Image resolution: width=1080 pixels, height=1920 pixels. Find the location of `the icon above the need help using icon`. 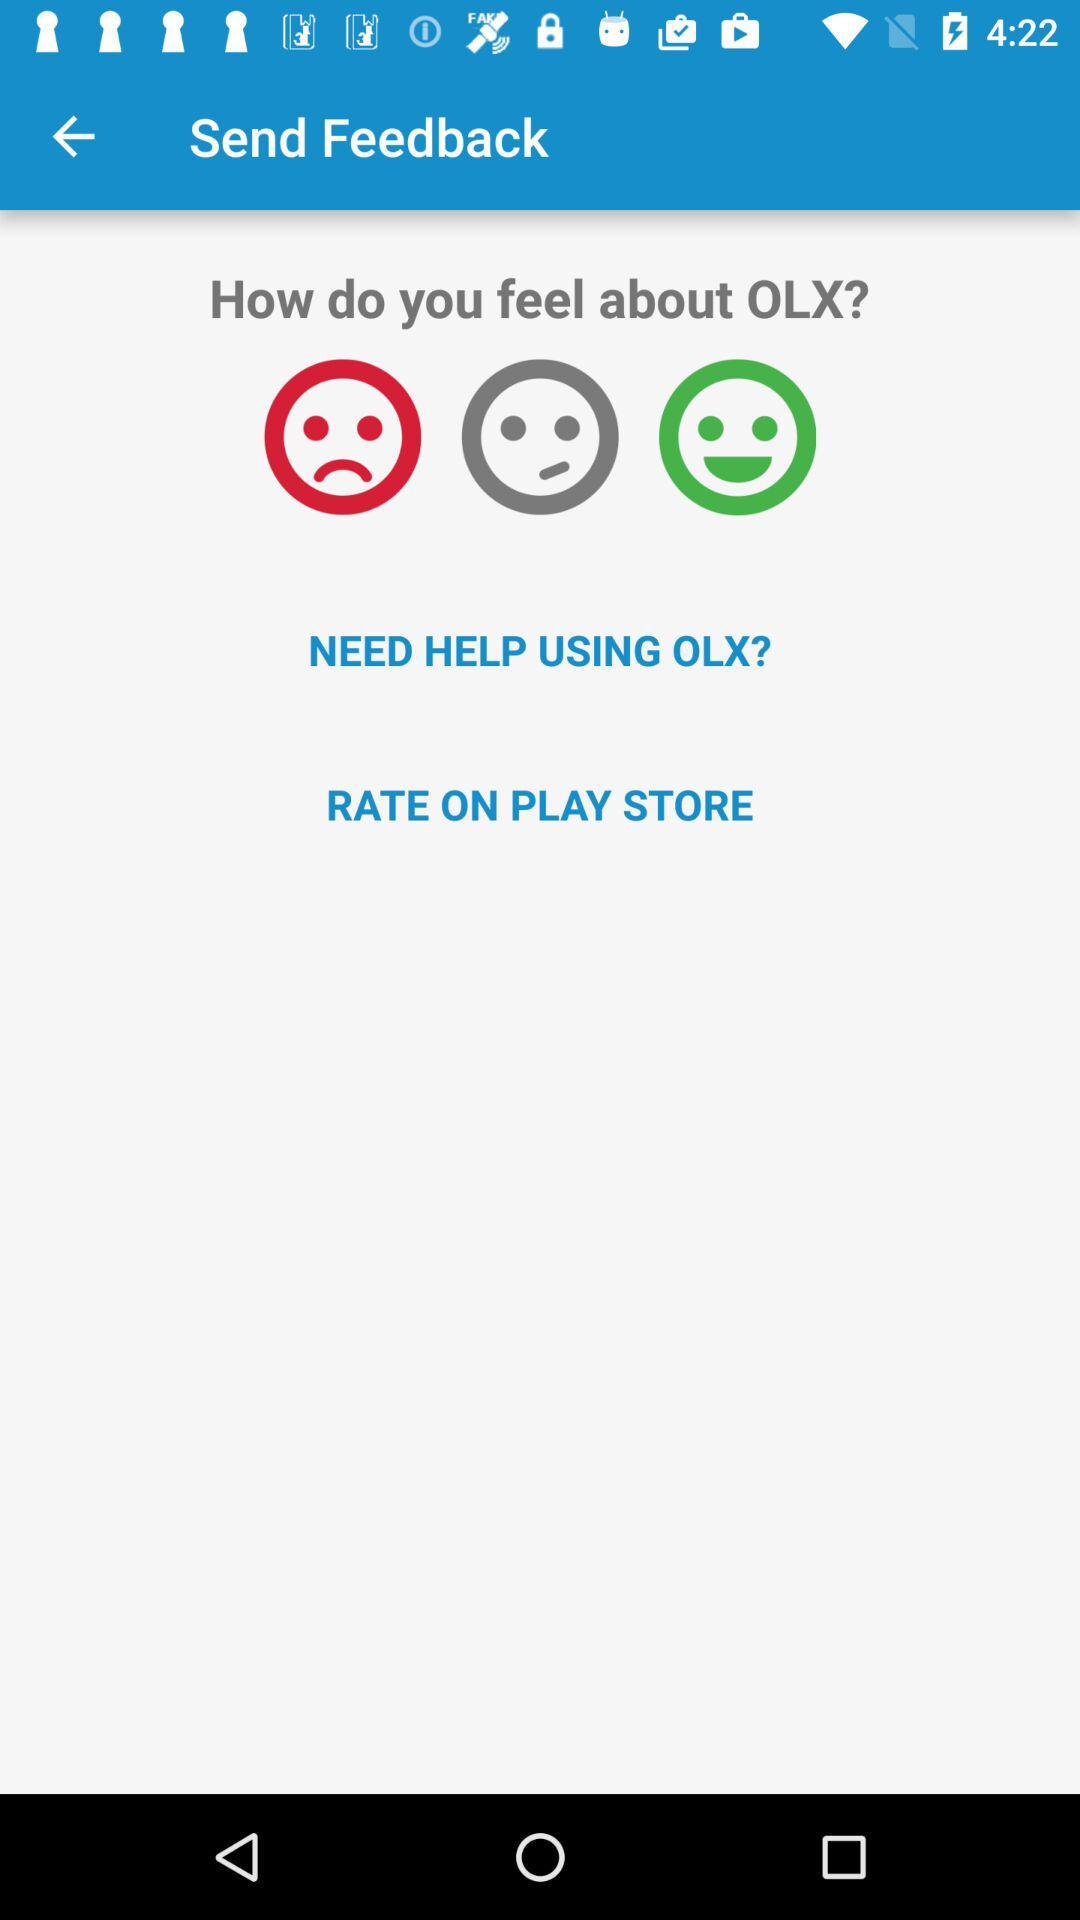

the icon above the need help using icon is located at coordinates (737, 436).